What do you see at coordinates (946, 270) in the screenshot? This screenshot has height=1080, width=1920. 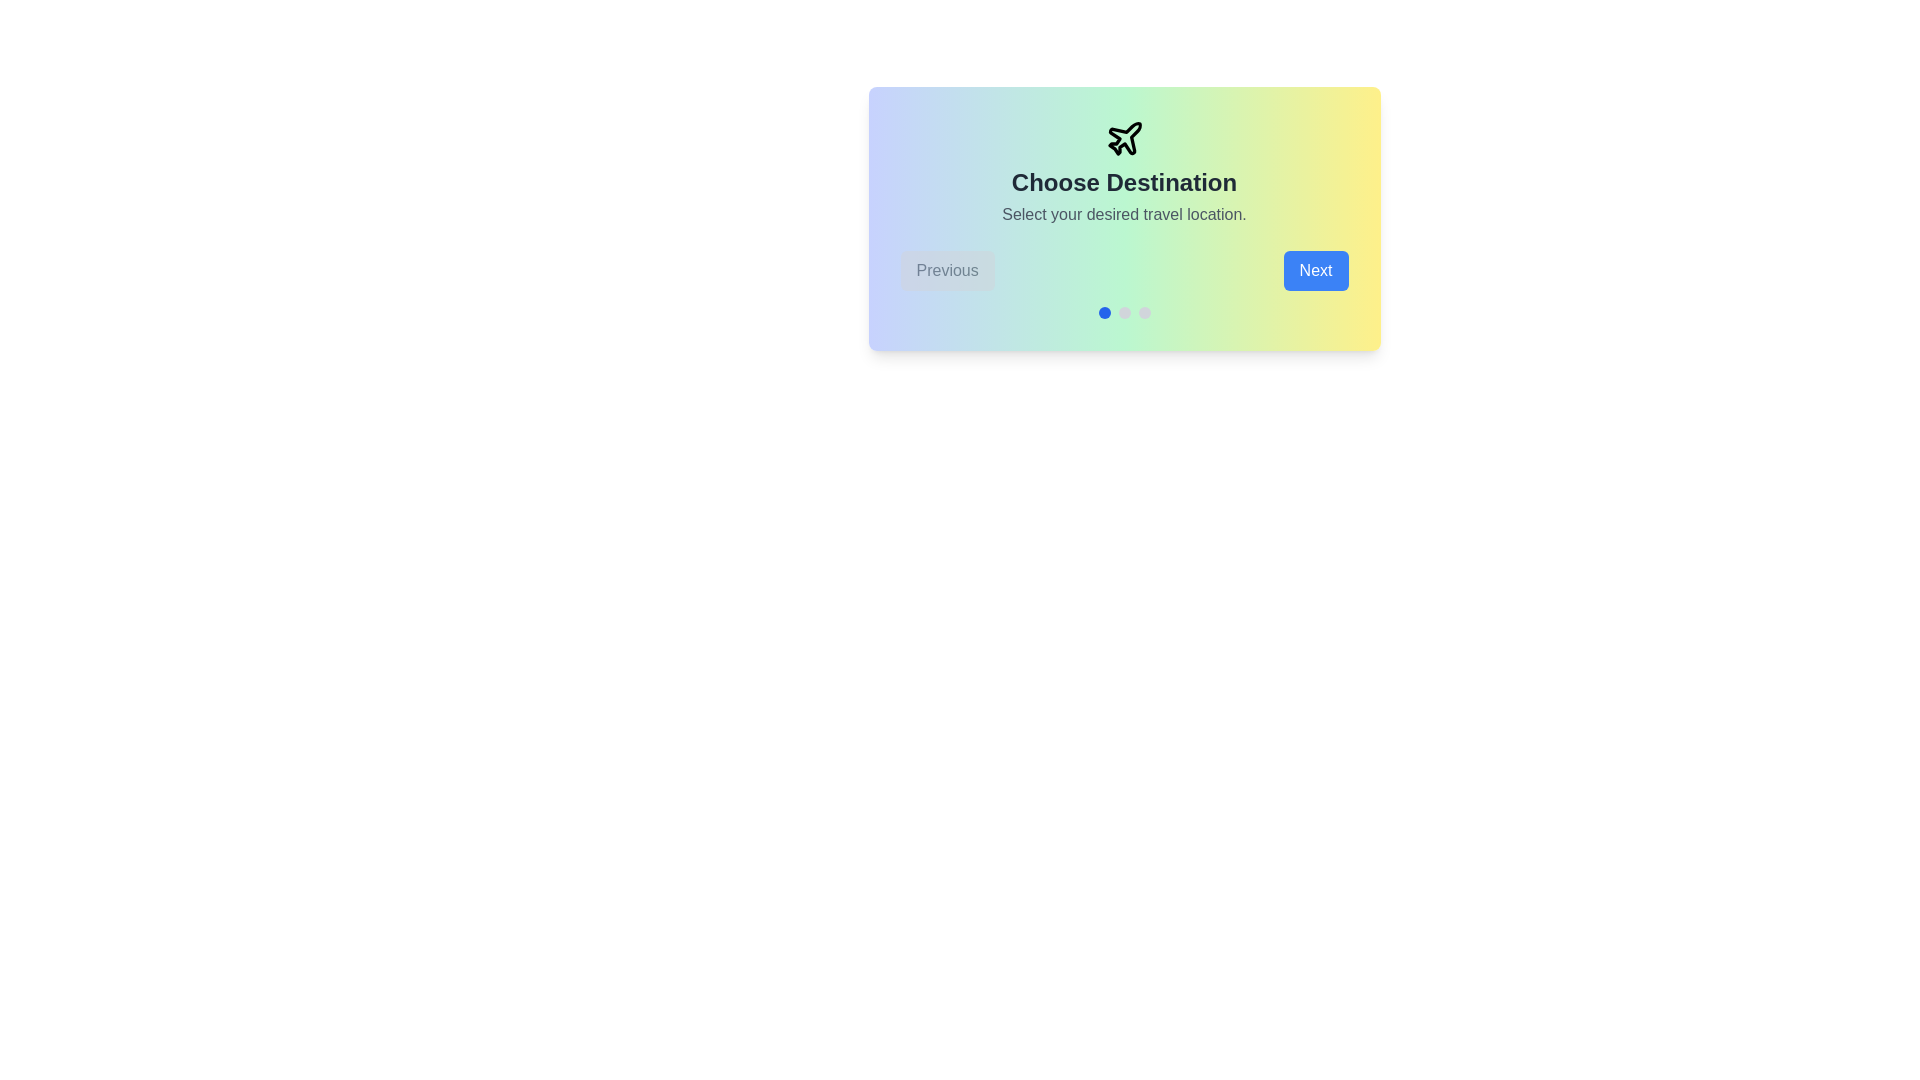 I see `'Previous' button to move to the previous step` at bounding box center [946, 270].